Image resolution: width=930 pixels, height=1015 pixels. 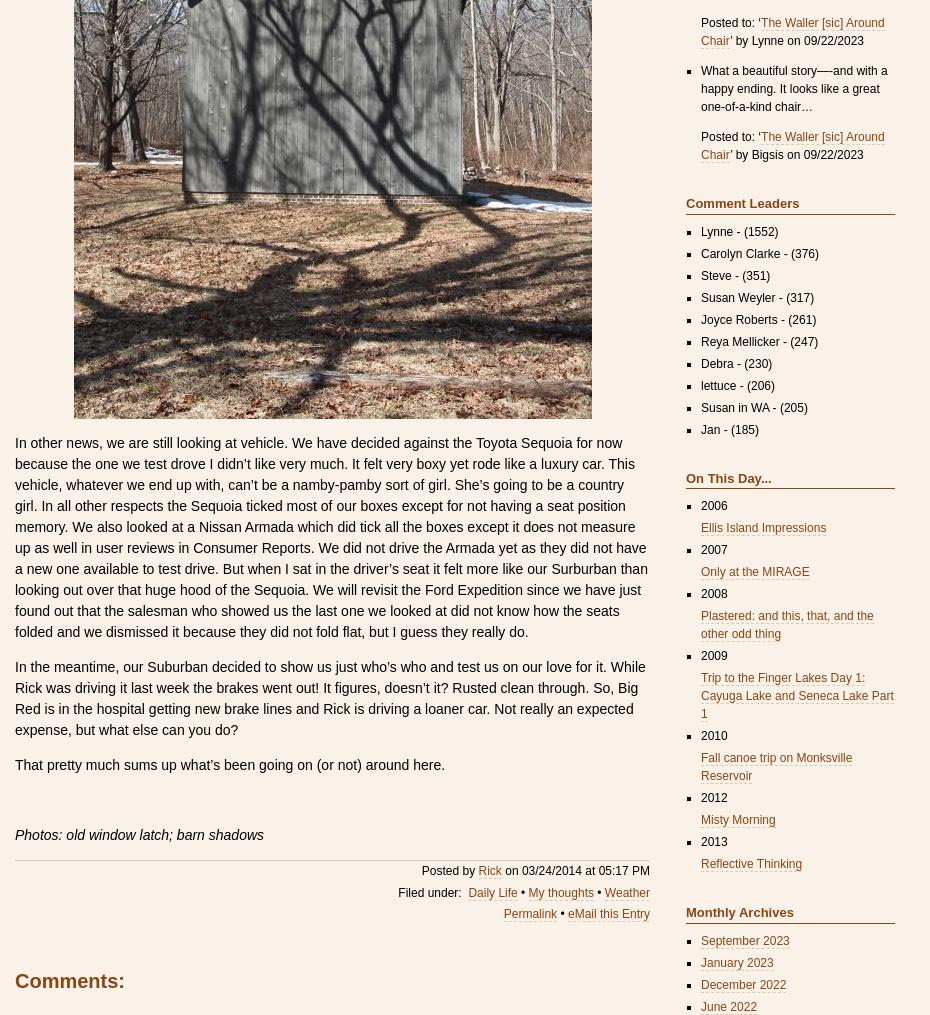 What do you see at coordinates (775, 766) in the screenshot?
I see `'Fall canoe trip on Monksville Reservoir'` at bounding box center [775, 766].